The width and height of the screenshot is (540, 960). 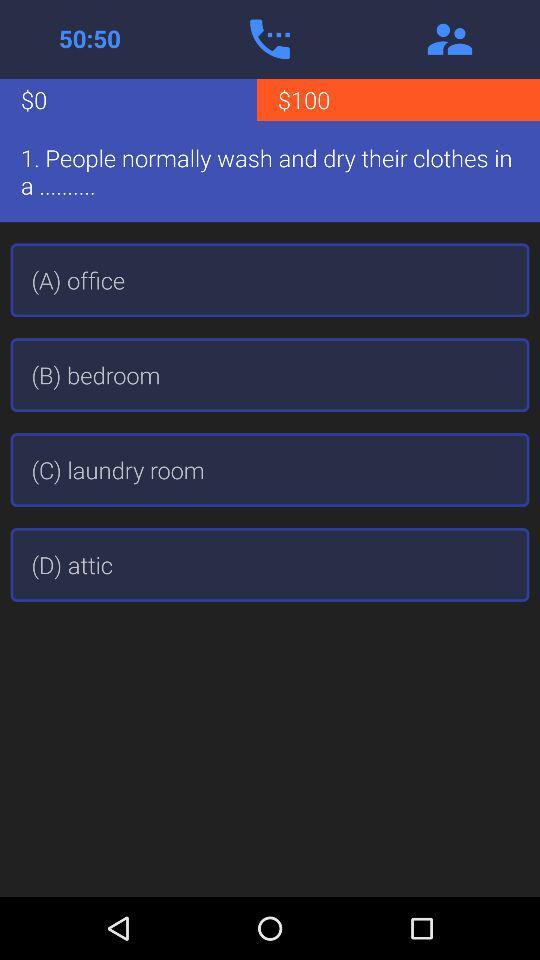 What do you see at coordinates (270, 38) in the screenshot?
I see `open phone app` at bounding box center [270, 38].